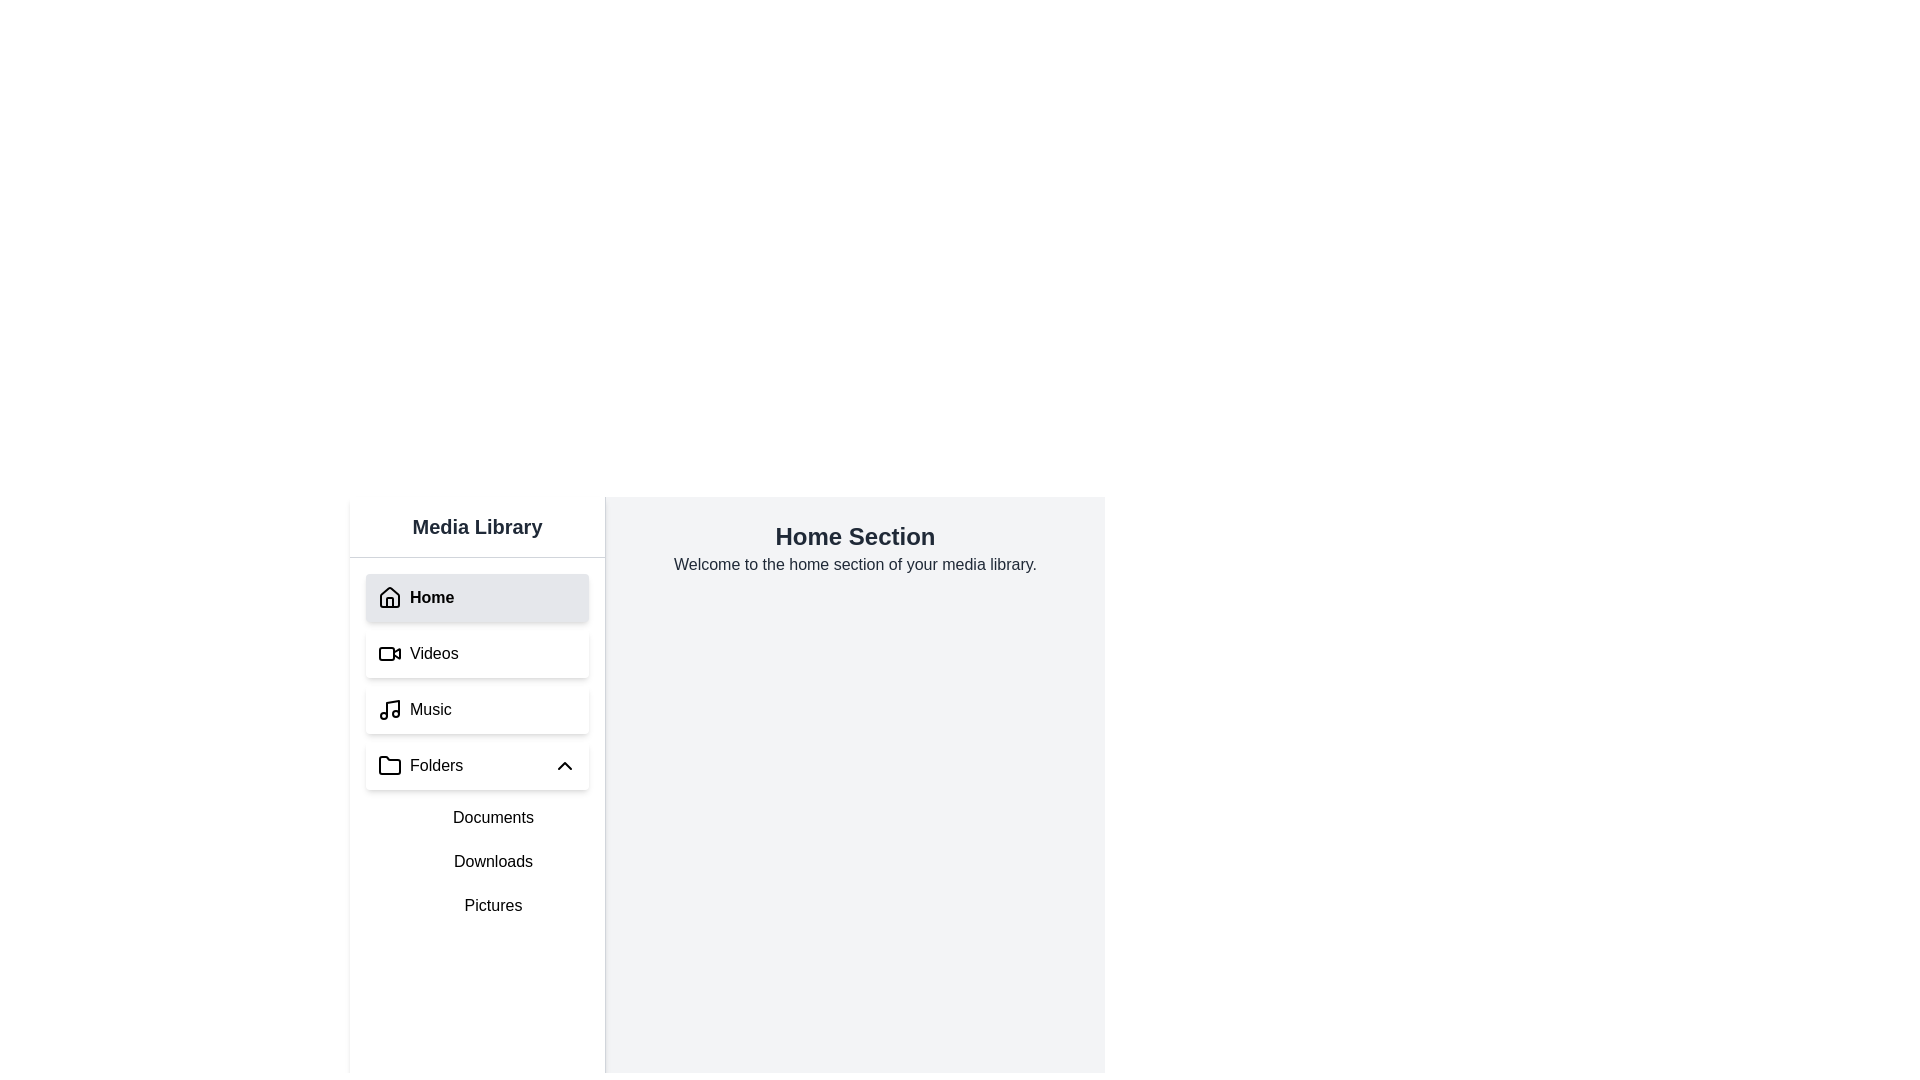  I want to click on the house-shaped icon in the 'Media Library' sidebar, so click(389, 596).